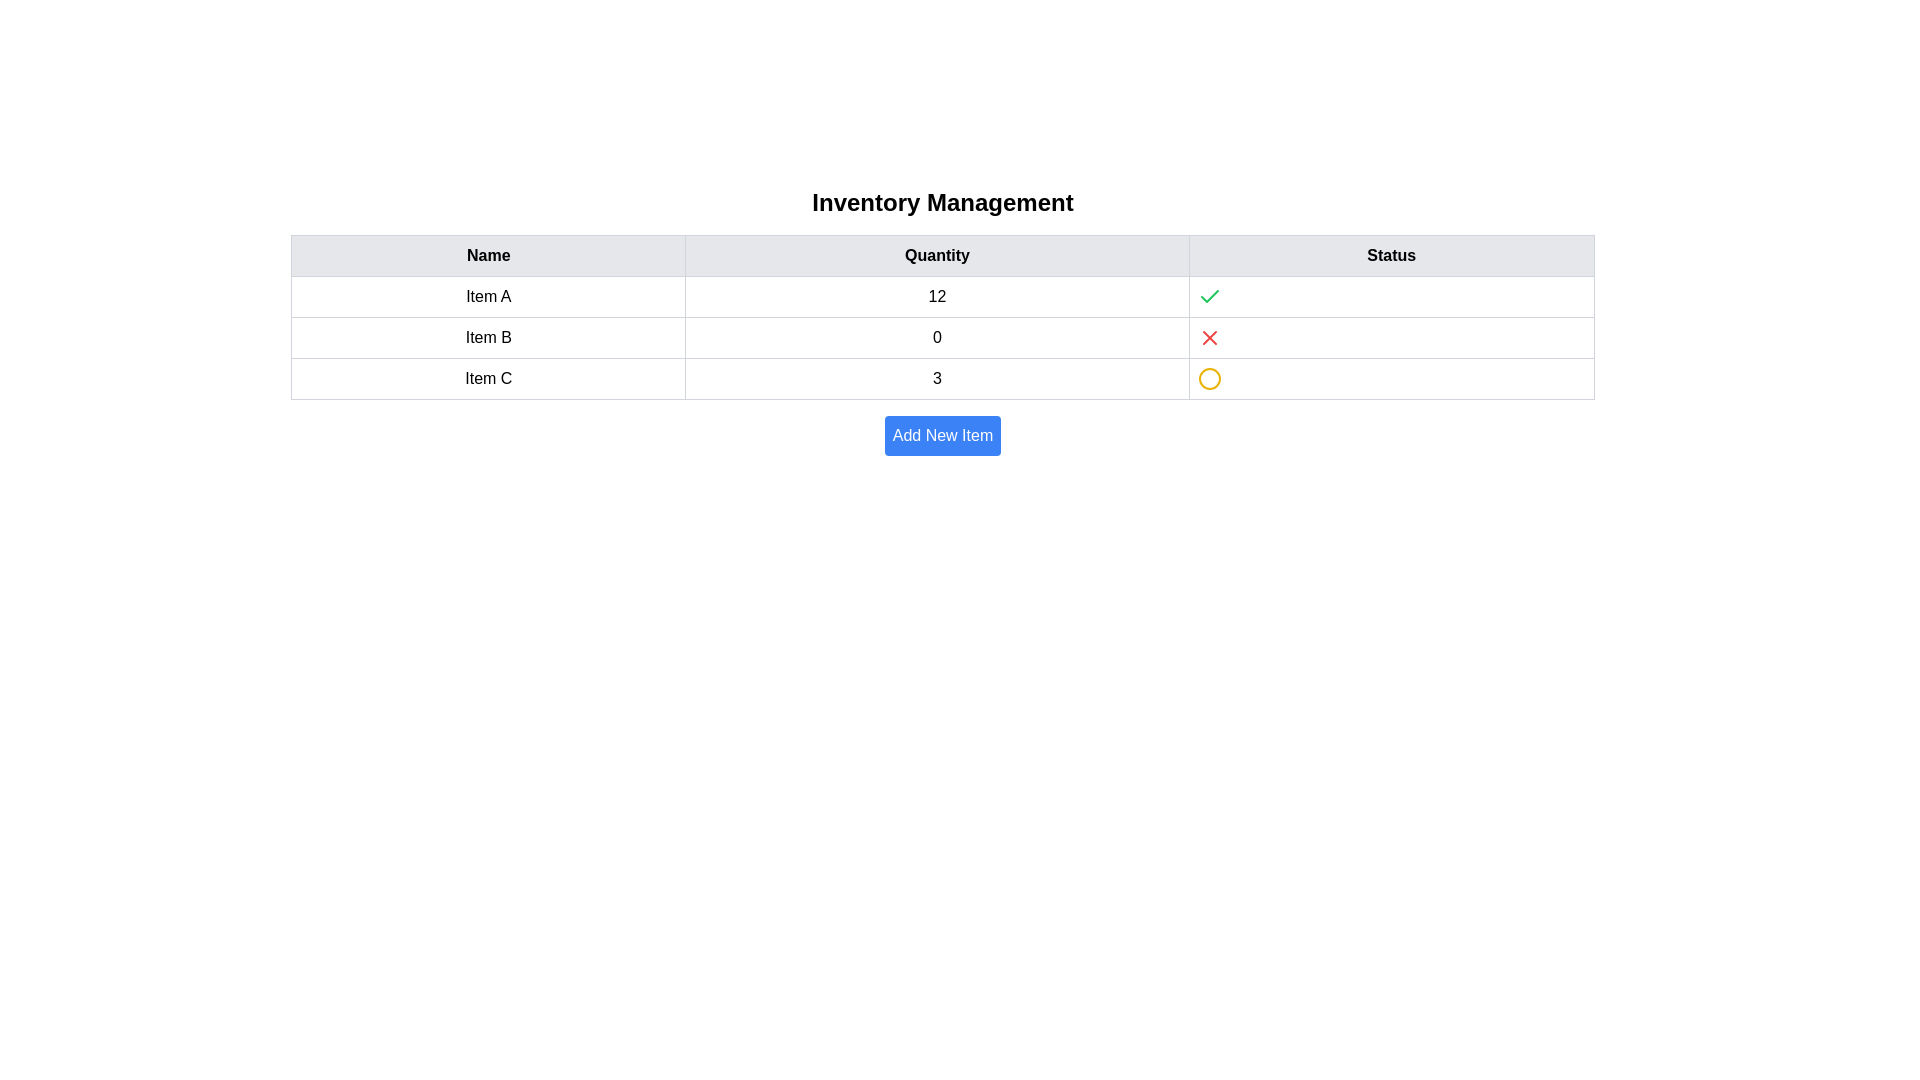 This screenshot has width=1920, height=1080. I want to click on the static text element displaying the quantity for 'Item C' in the inventory management table, located under the 'Quantity' header, so click(936, 378).